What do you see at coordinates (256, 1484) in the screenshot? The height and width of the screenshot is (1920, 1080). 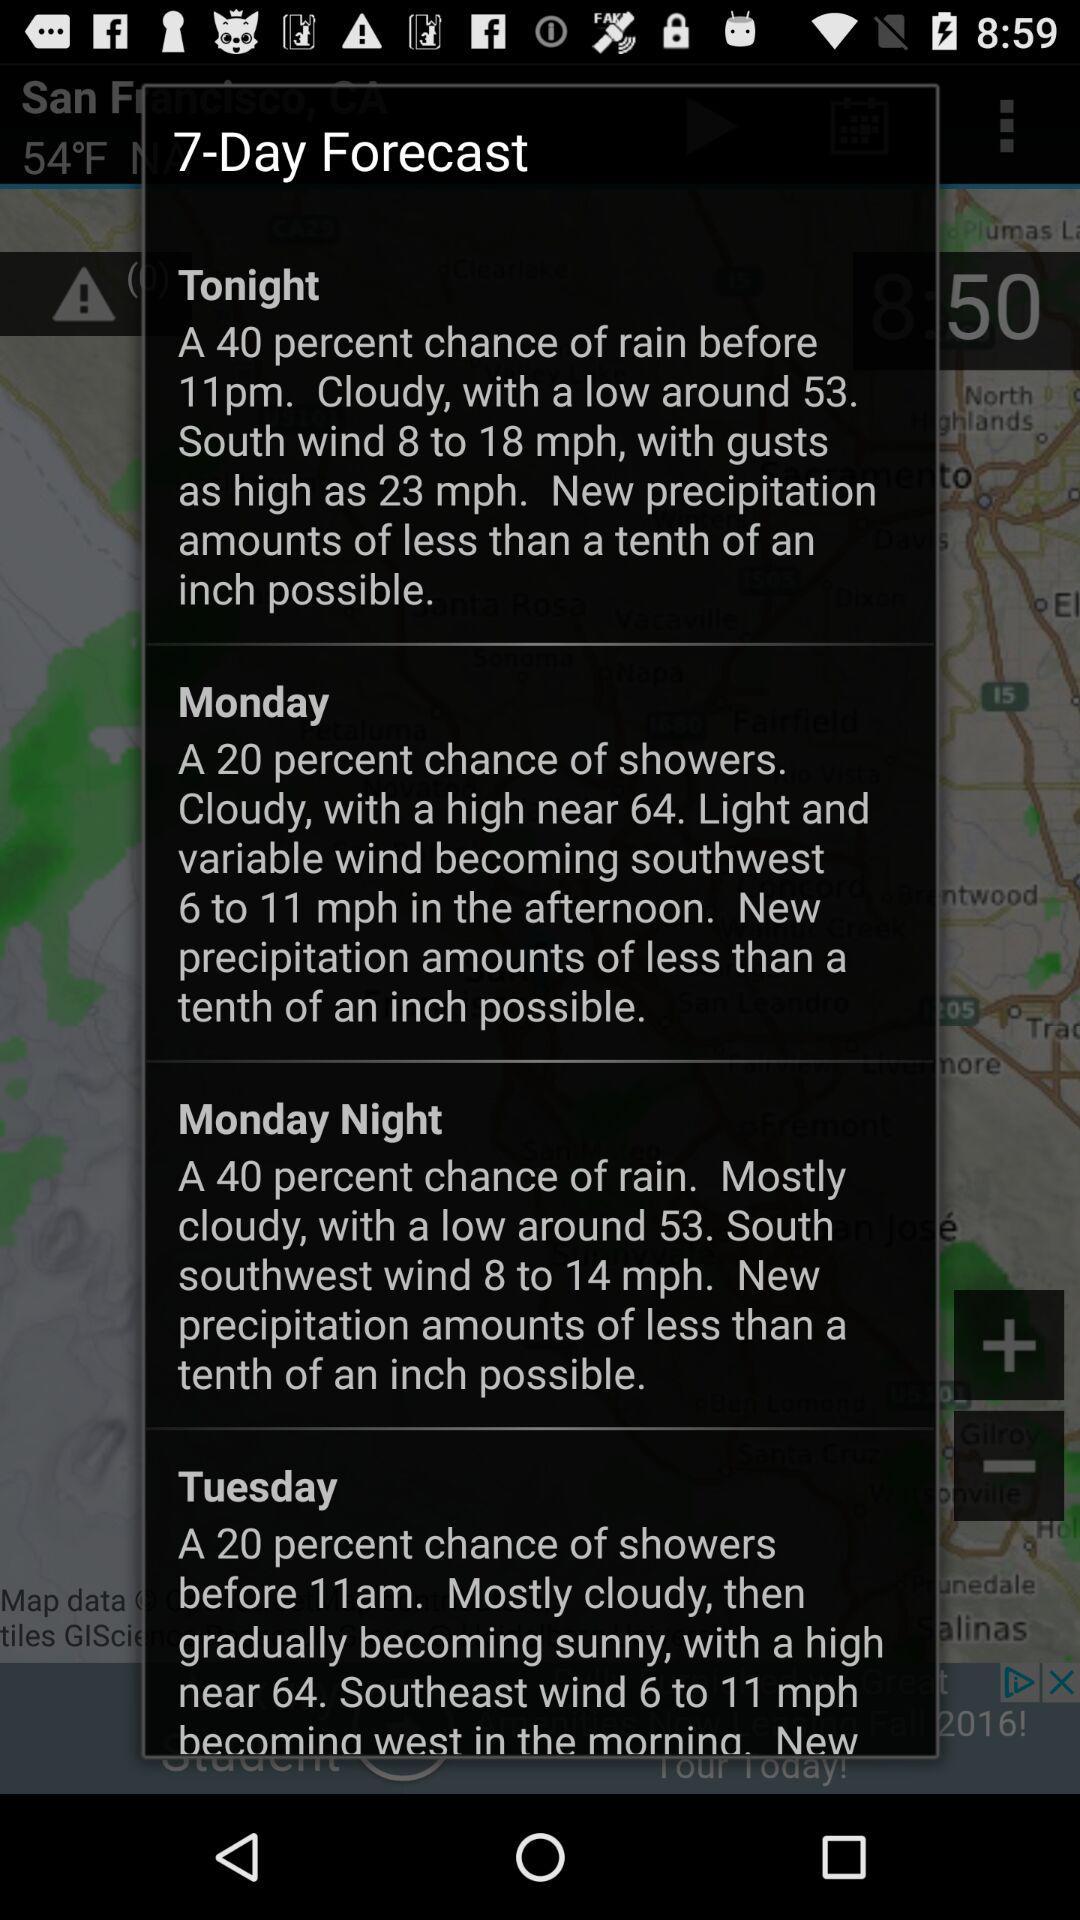 I see `the icon below the a 40 percent` at bounding box center [256, 1484].